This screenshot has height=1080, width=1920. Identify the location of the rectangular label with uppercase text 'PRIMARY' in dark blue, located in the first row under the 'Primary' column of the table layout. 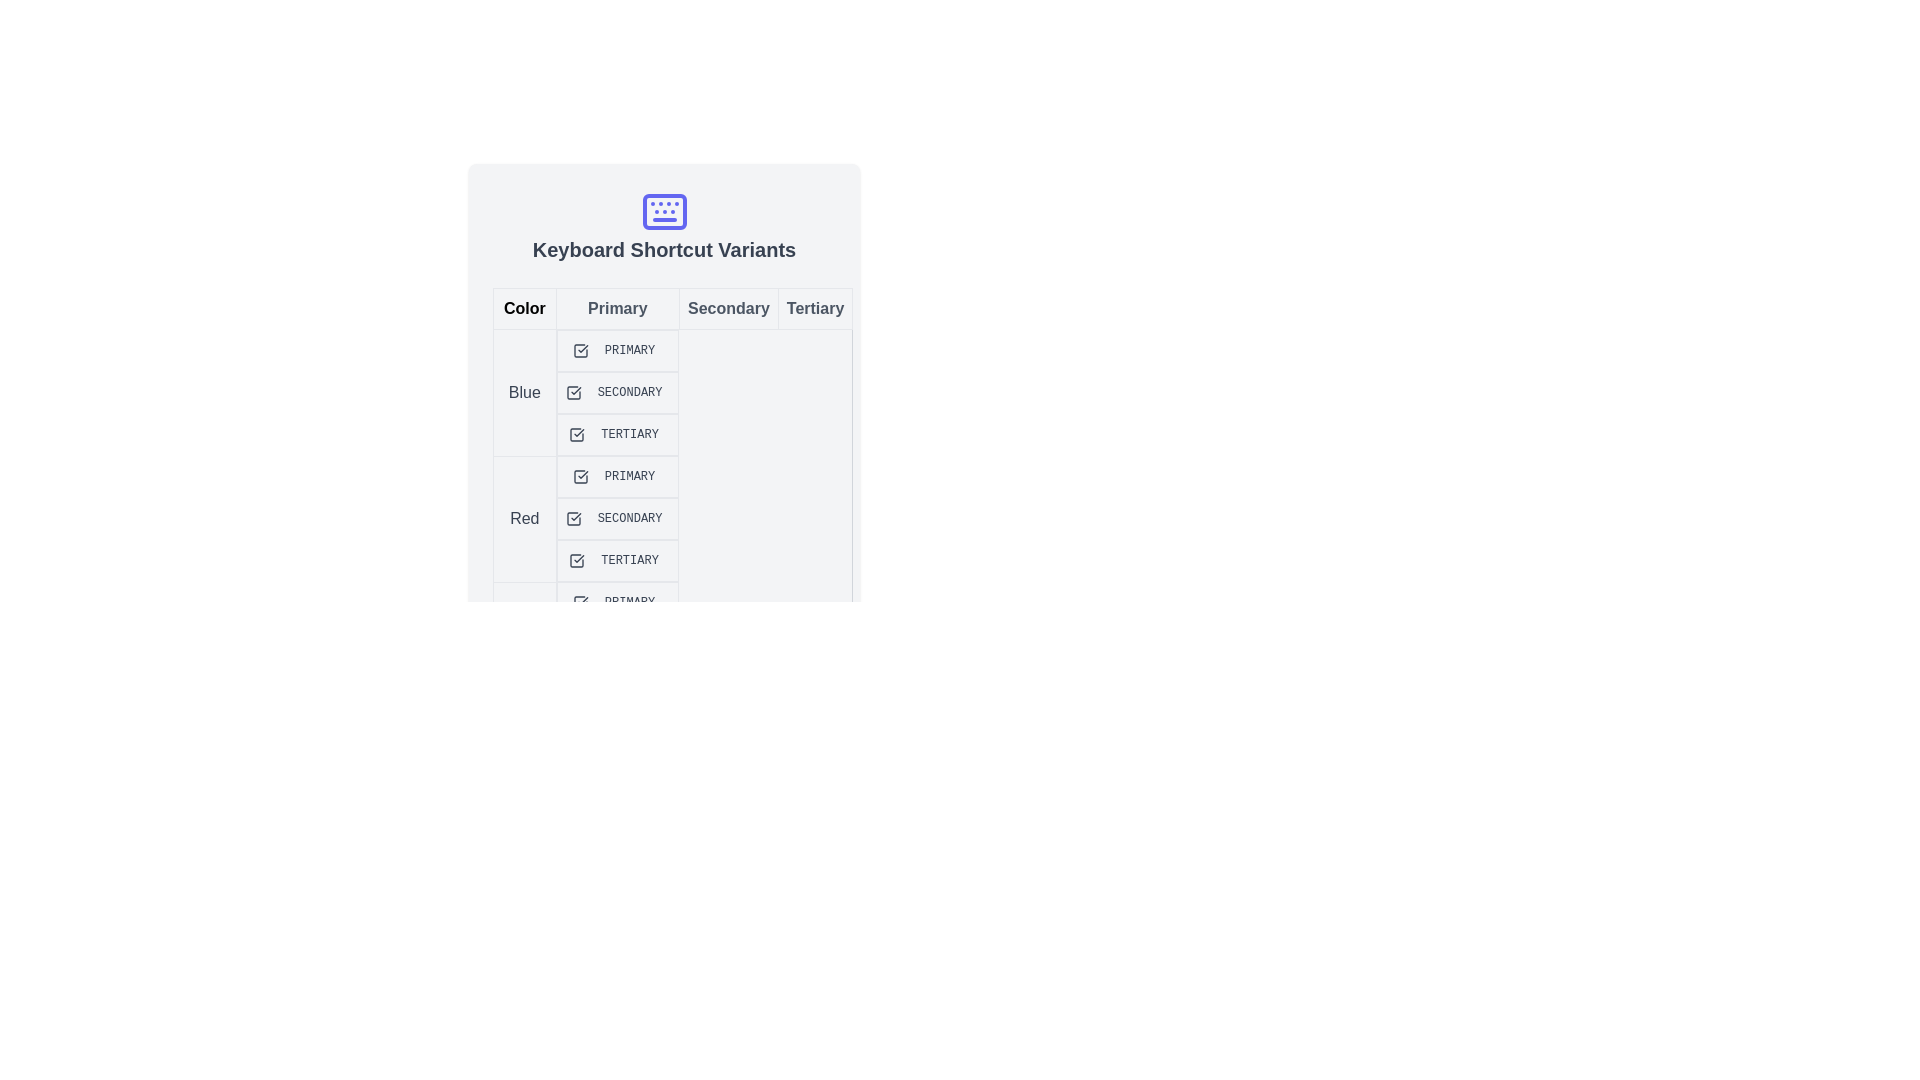
(629, 350).